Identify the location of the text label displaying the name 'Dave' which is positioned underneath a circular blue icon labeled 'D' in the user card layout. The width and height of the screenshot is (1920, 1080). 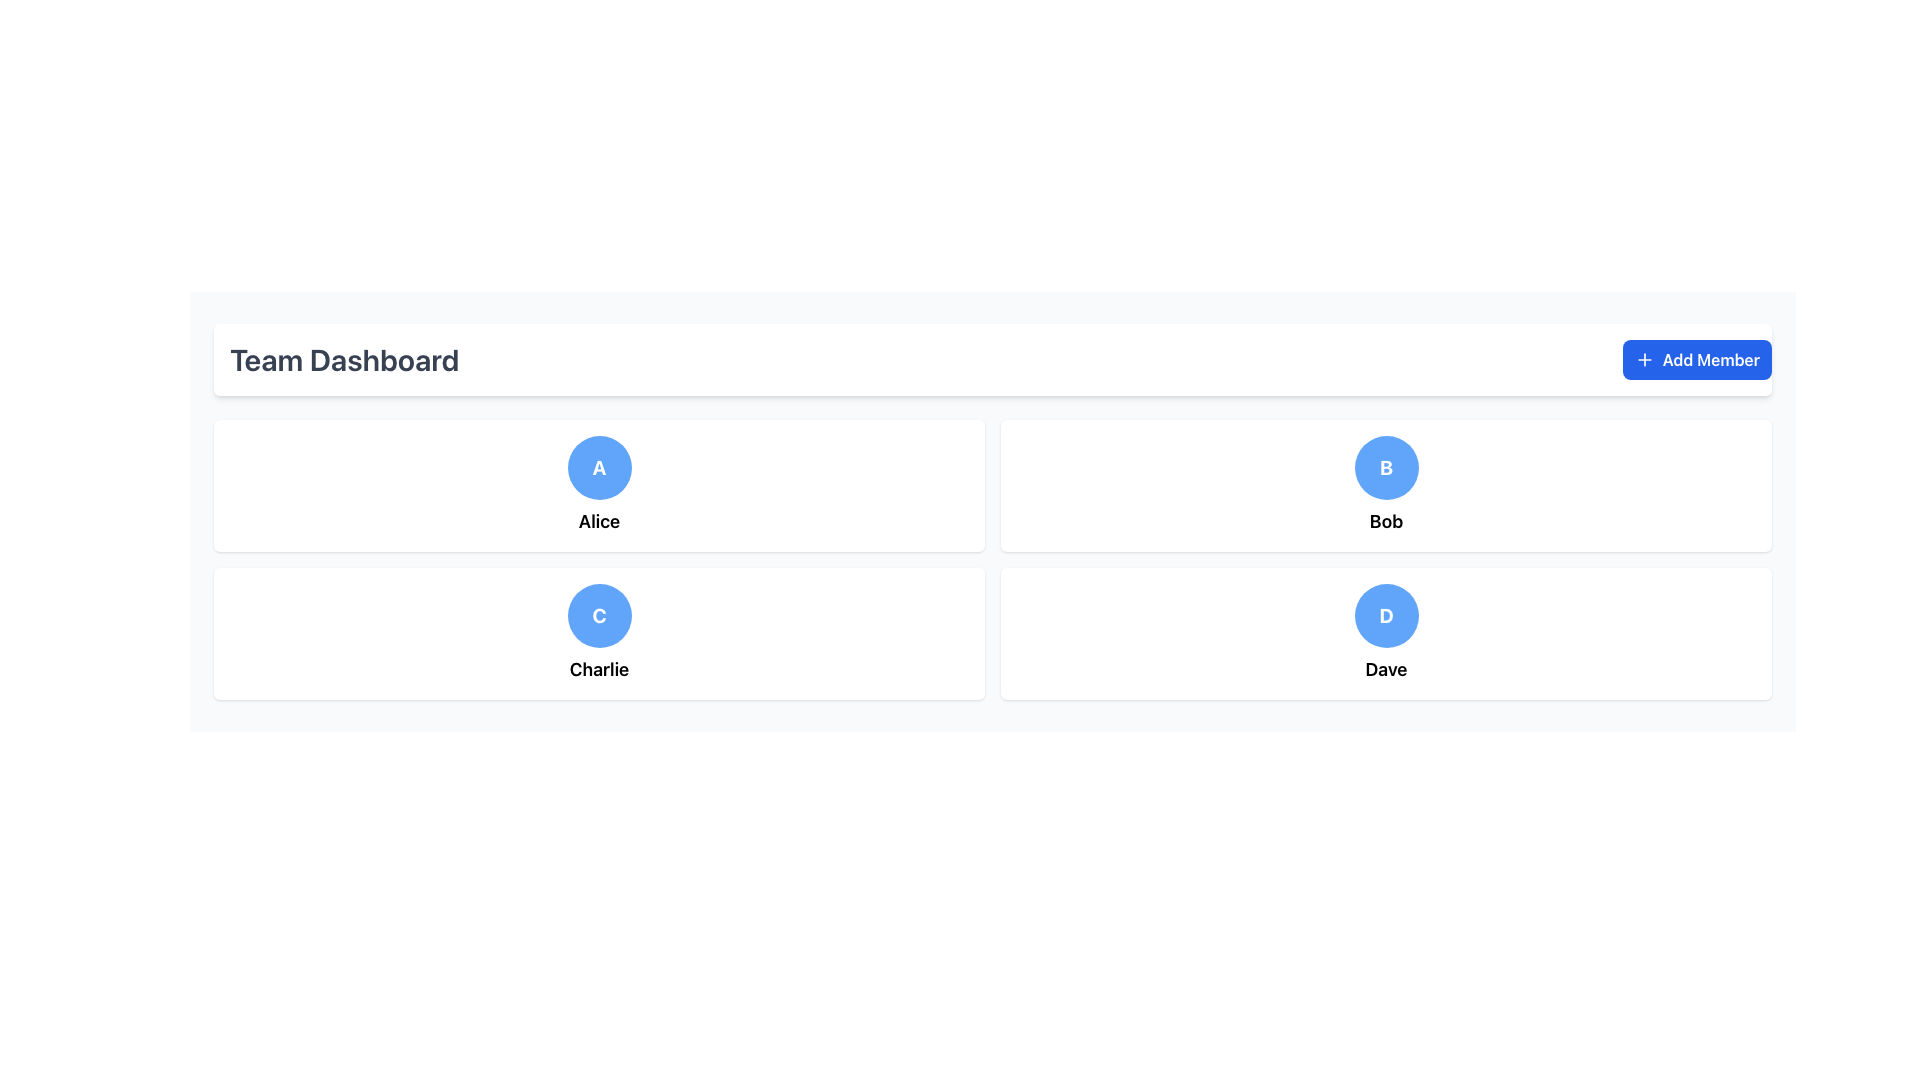
(1385, 670).